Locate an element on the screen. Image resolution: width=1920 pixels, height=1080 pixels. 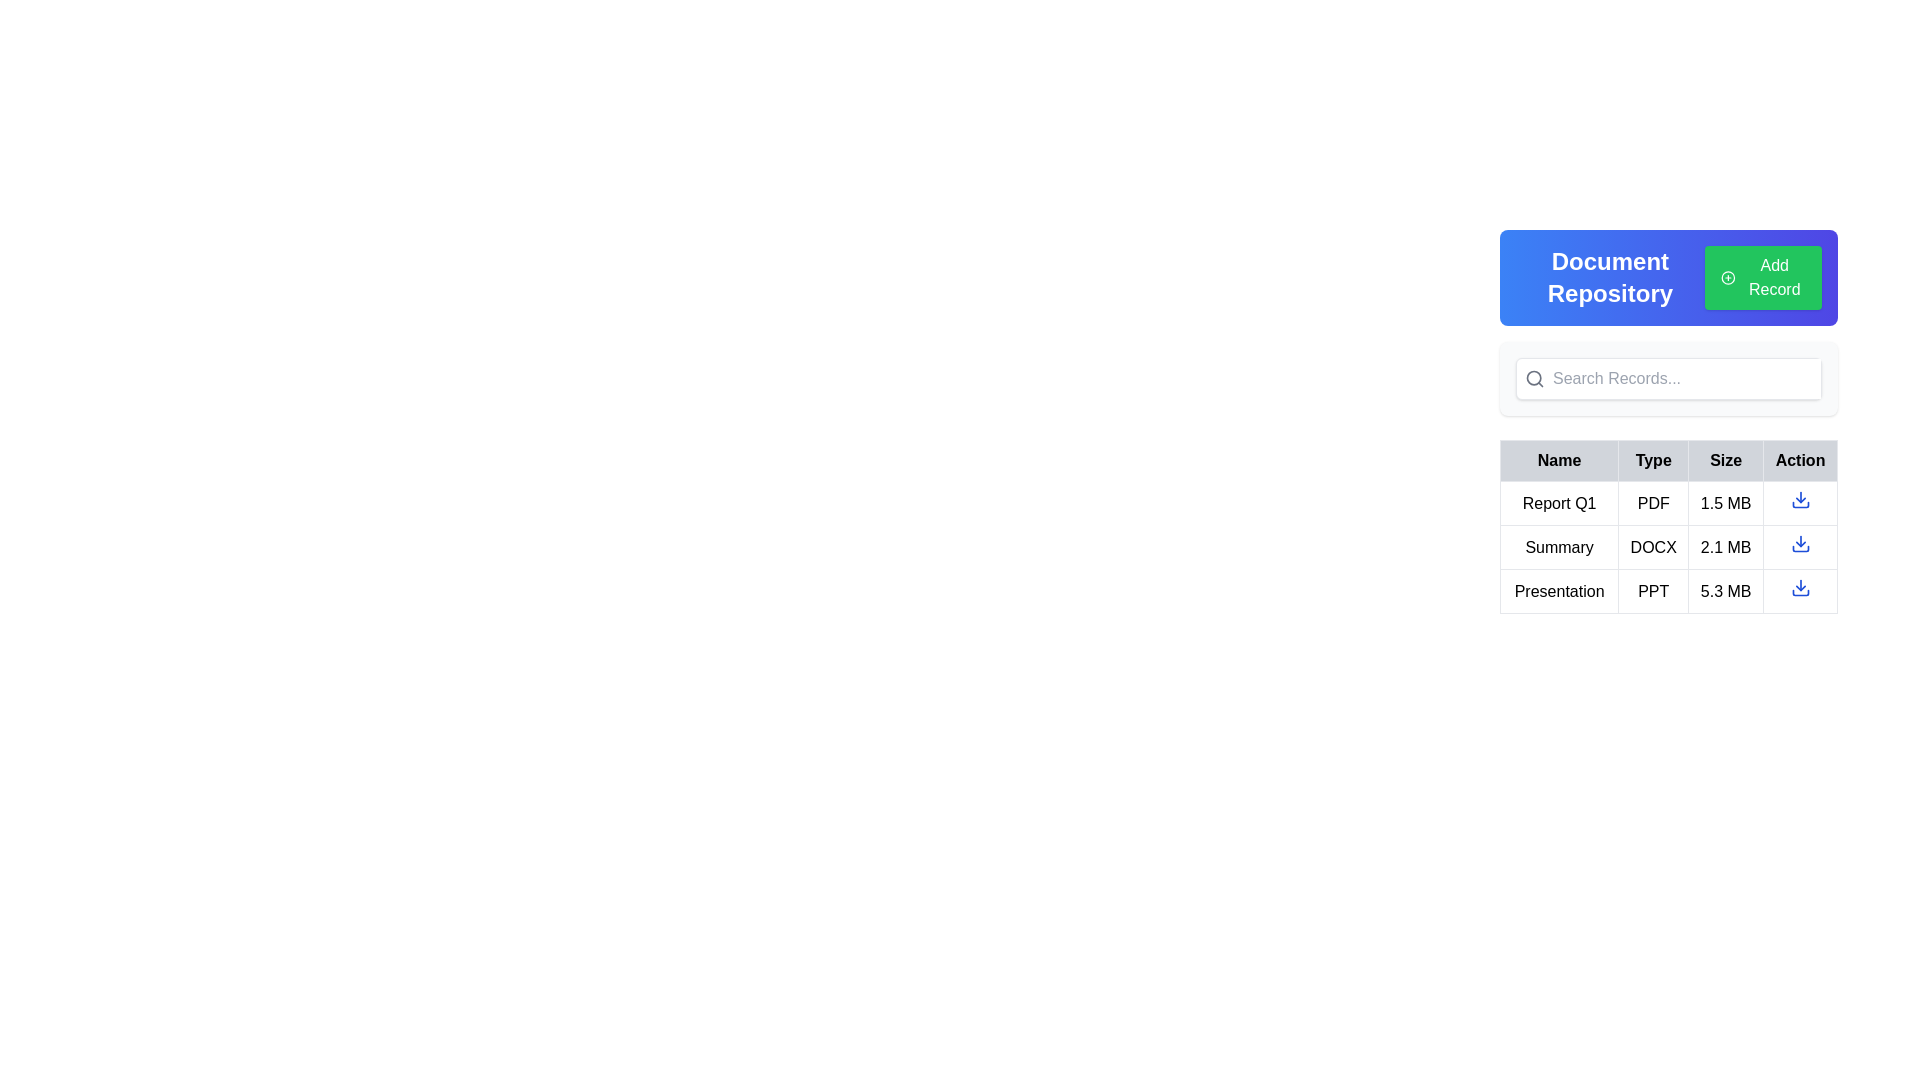
the download icon button located in the last column of the second row of the table under the 'Action' header, corresponding to the file 'Summary DOCX 2.1 MB' is located at coordinates (1800, 547).